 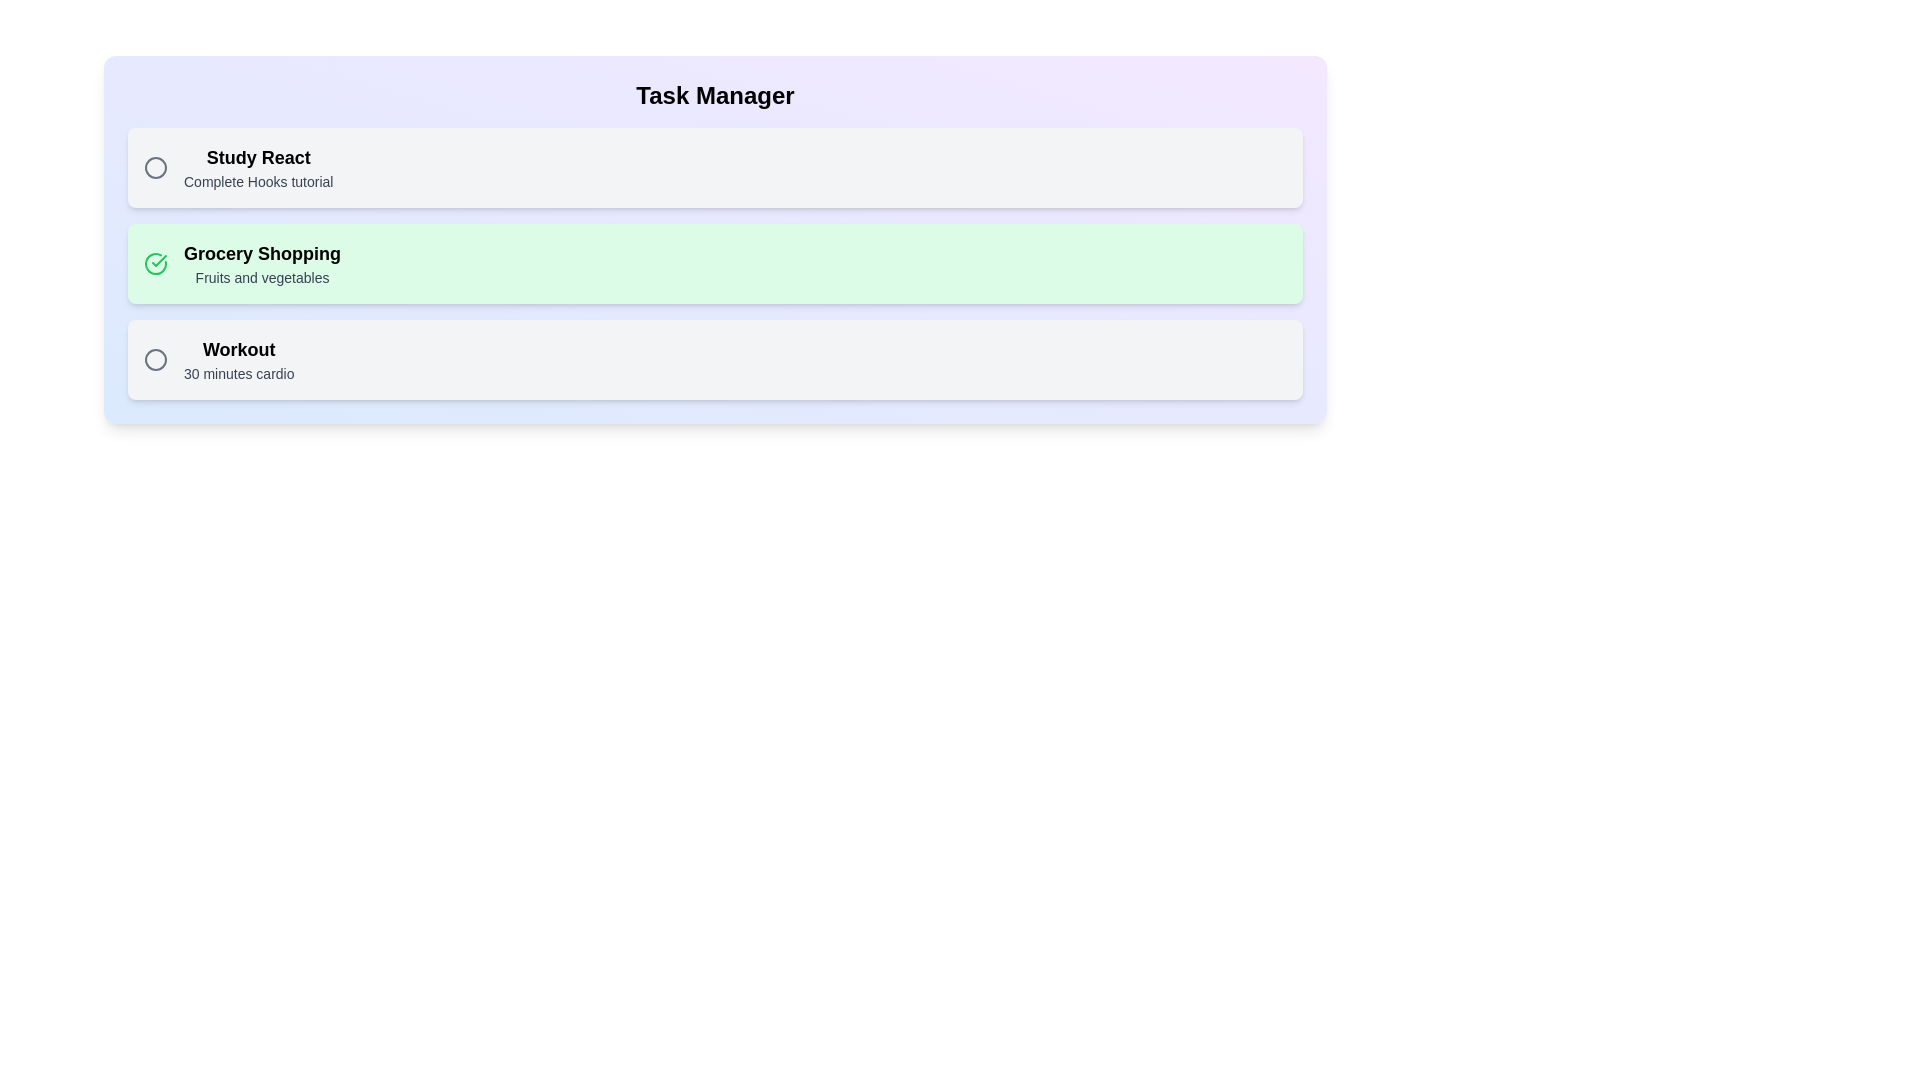 I want to click on the primary title or header text of the first task in the task manager interface, which is located above the text 'Complete Hooks tutorial', so click(x=257, y=157).